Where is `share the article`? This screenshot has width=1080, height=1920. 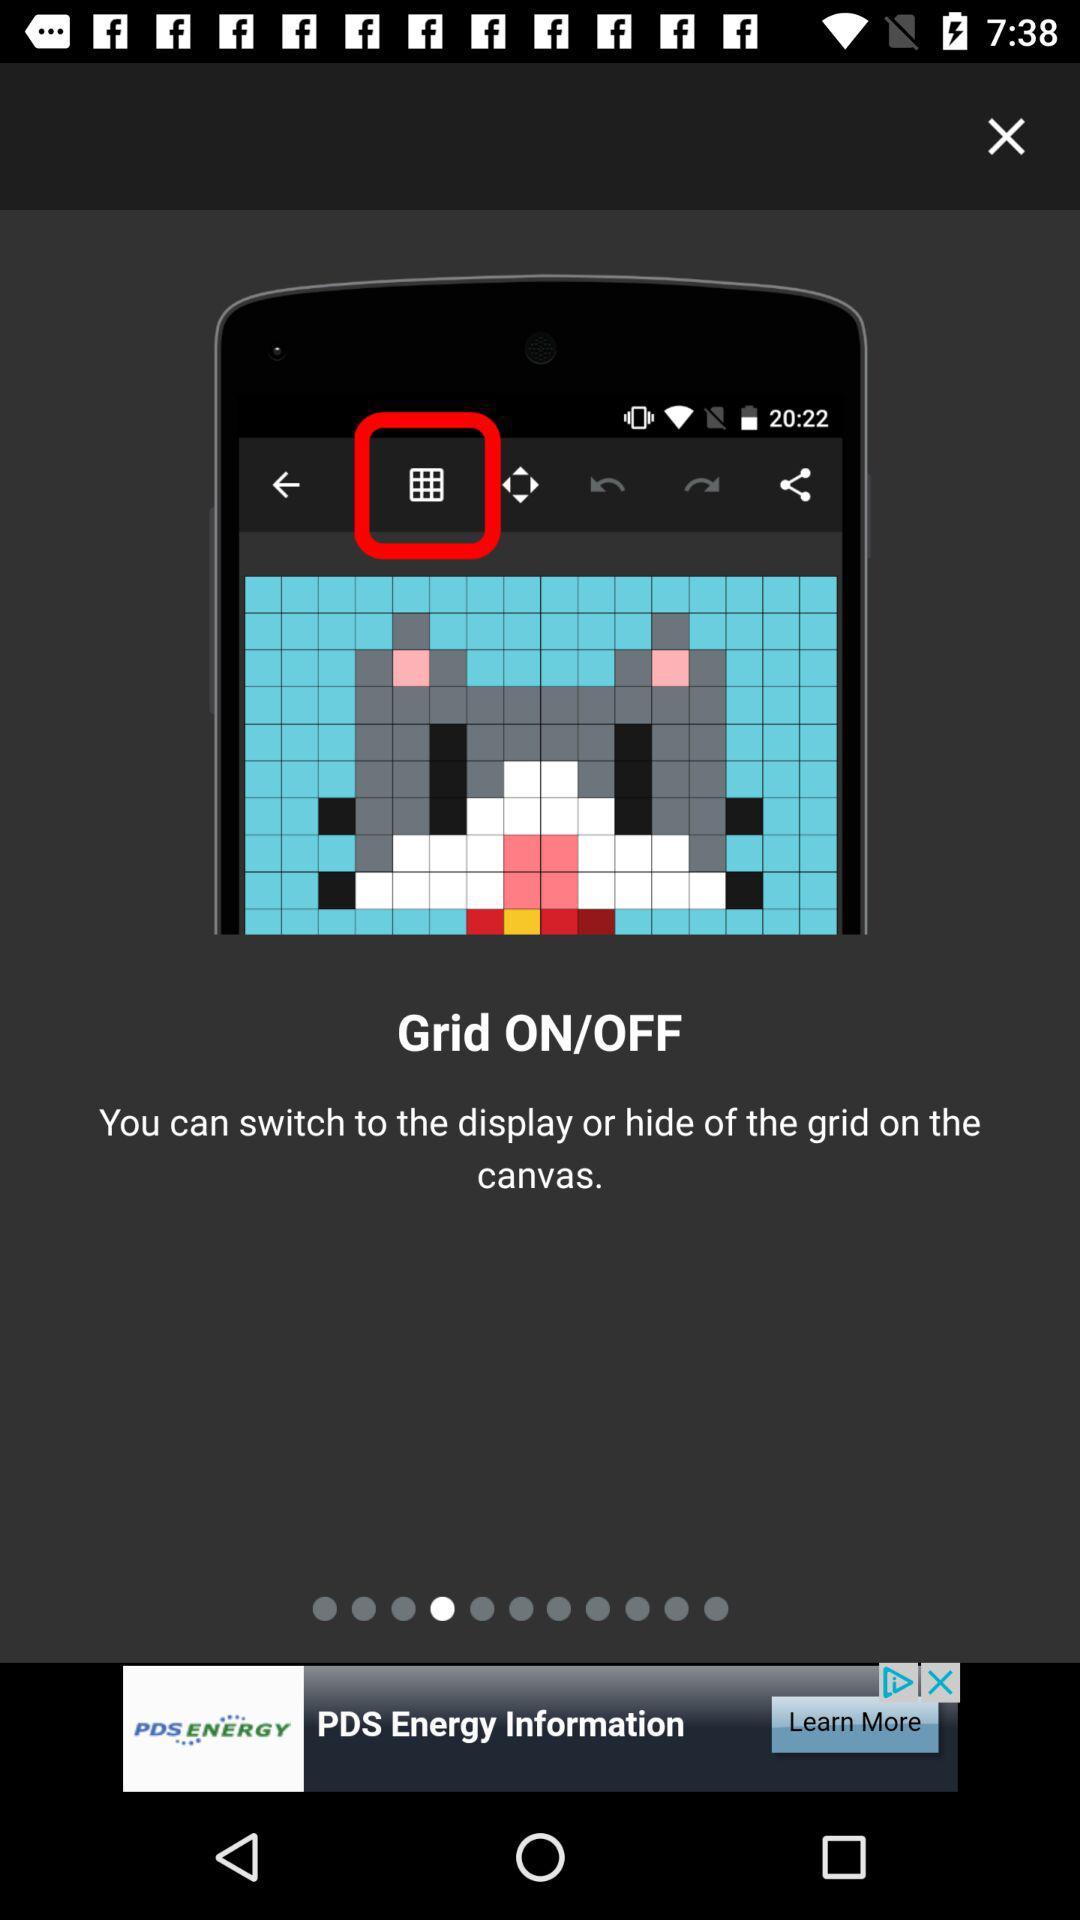
share the article is located at coordinates (540, 1727).